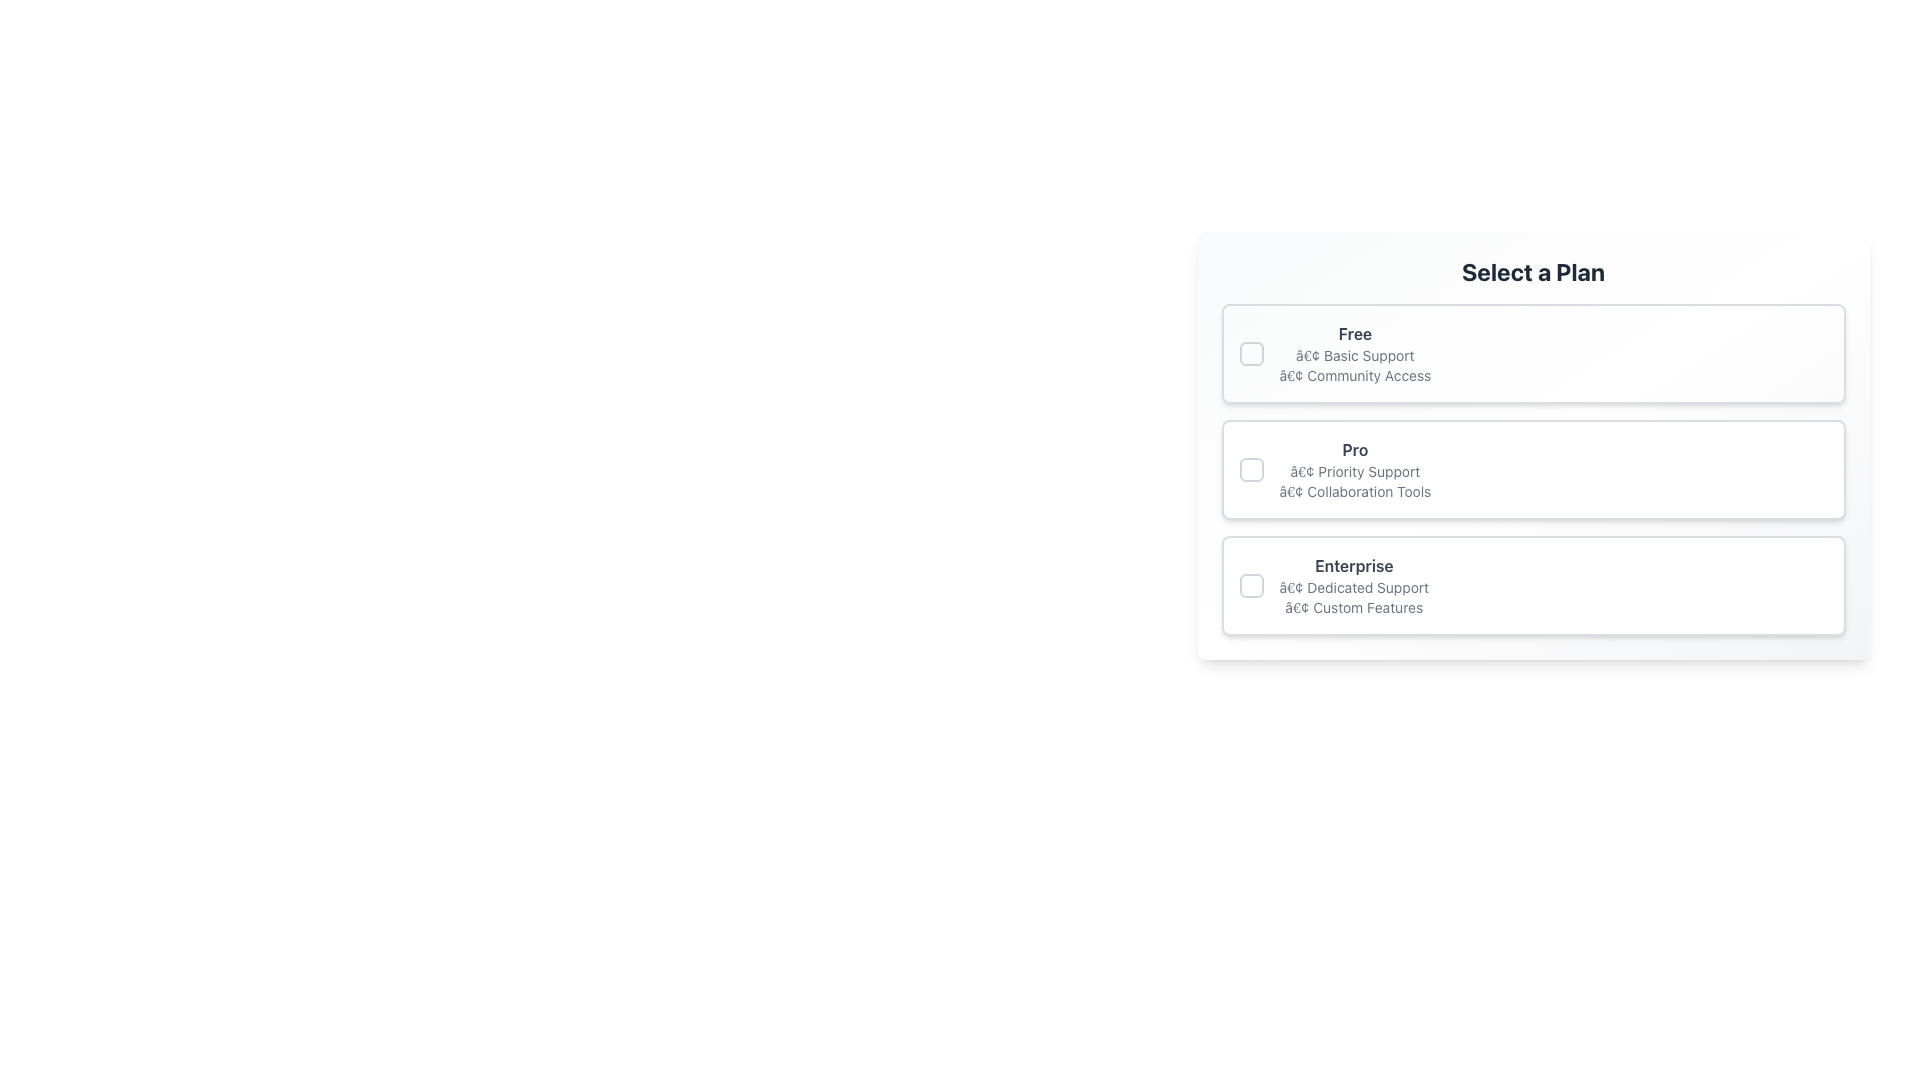 This screenshot has width=1920, height=1080. Describe the element at coordinates (1250, 585) in the screenshot. I see `the interactive checkbox located to the immediate left of the 'Enterprise' text in the 'Select a Plan' section` at that location.